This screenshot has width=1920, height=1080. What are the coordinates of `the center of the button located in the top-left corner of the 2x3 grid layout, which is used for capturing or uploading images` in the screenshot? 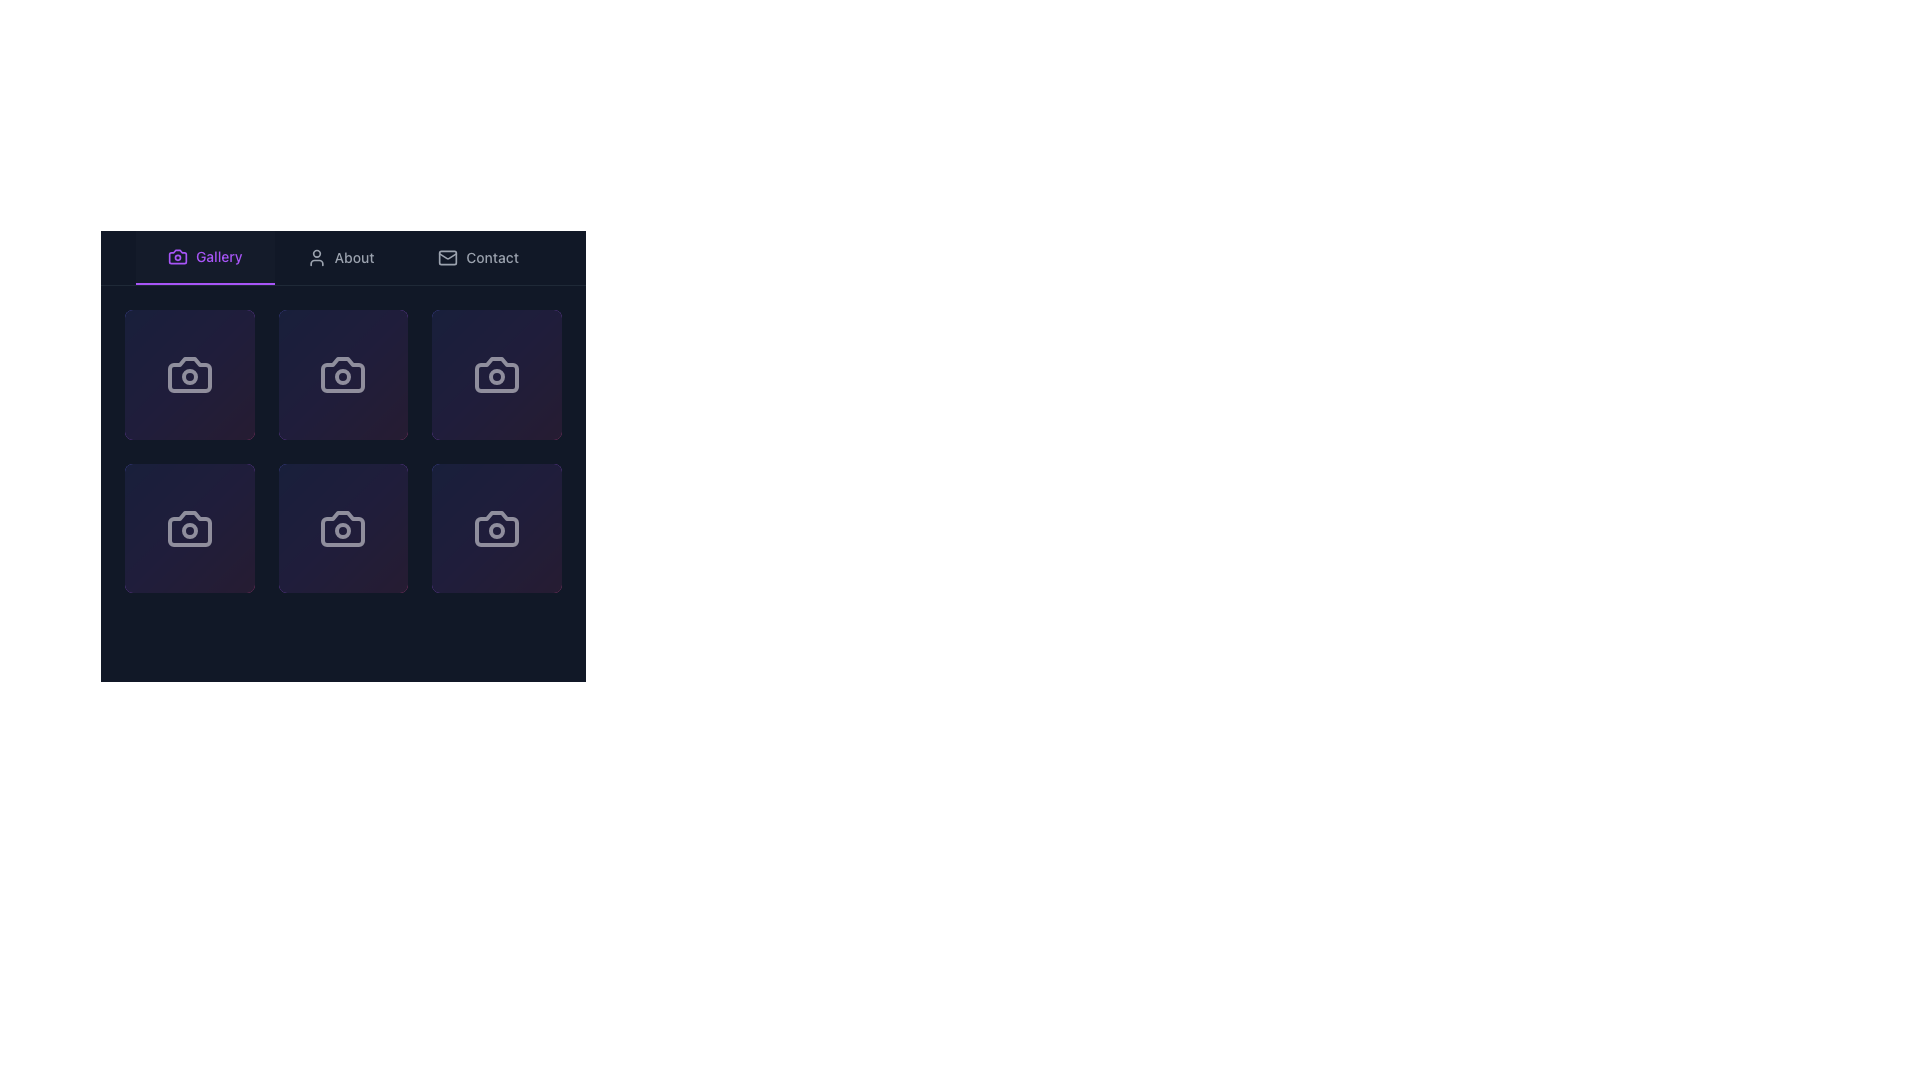 It's located at (189, 374).